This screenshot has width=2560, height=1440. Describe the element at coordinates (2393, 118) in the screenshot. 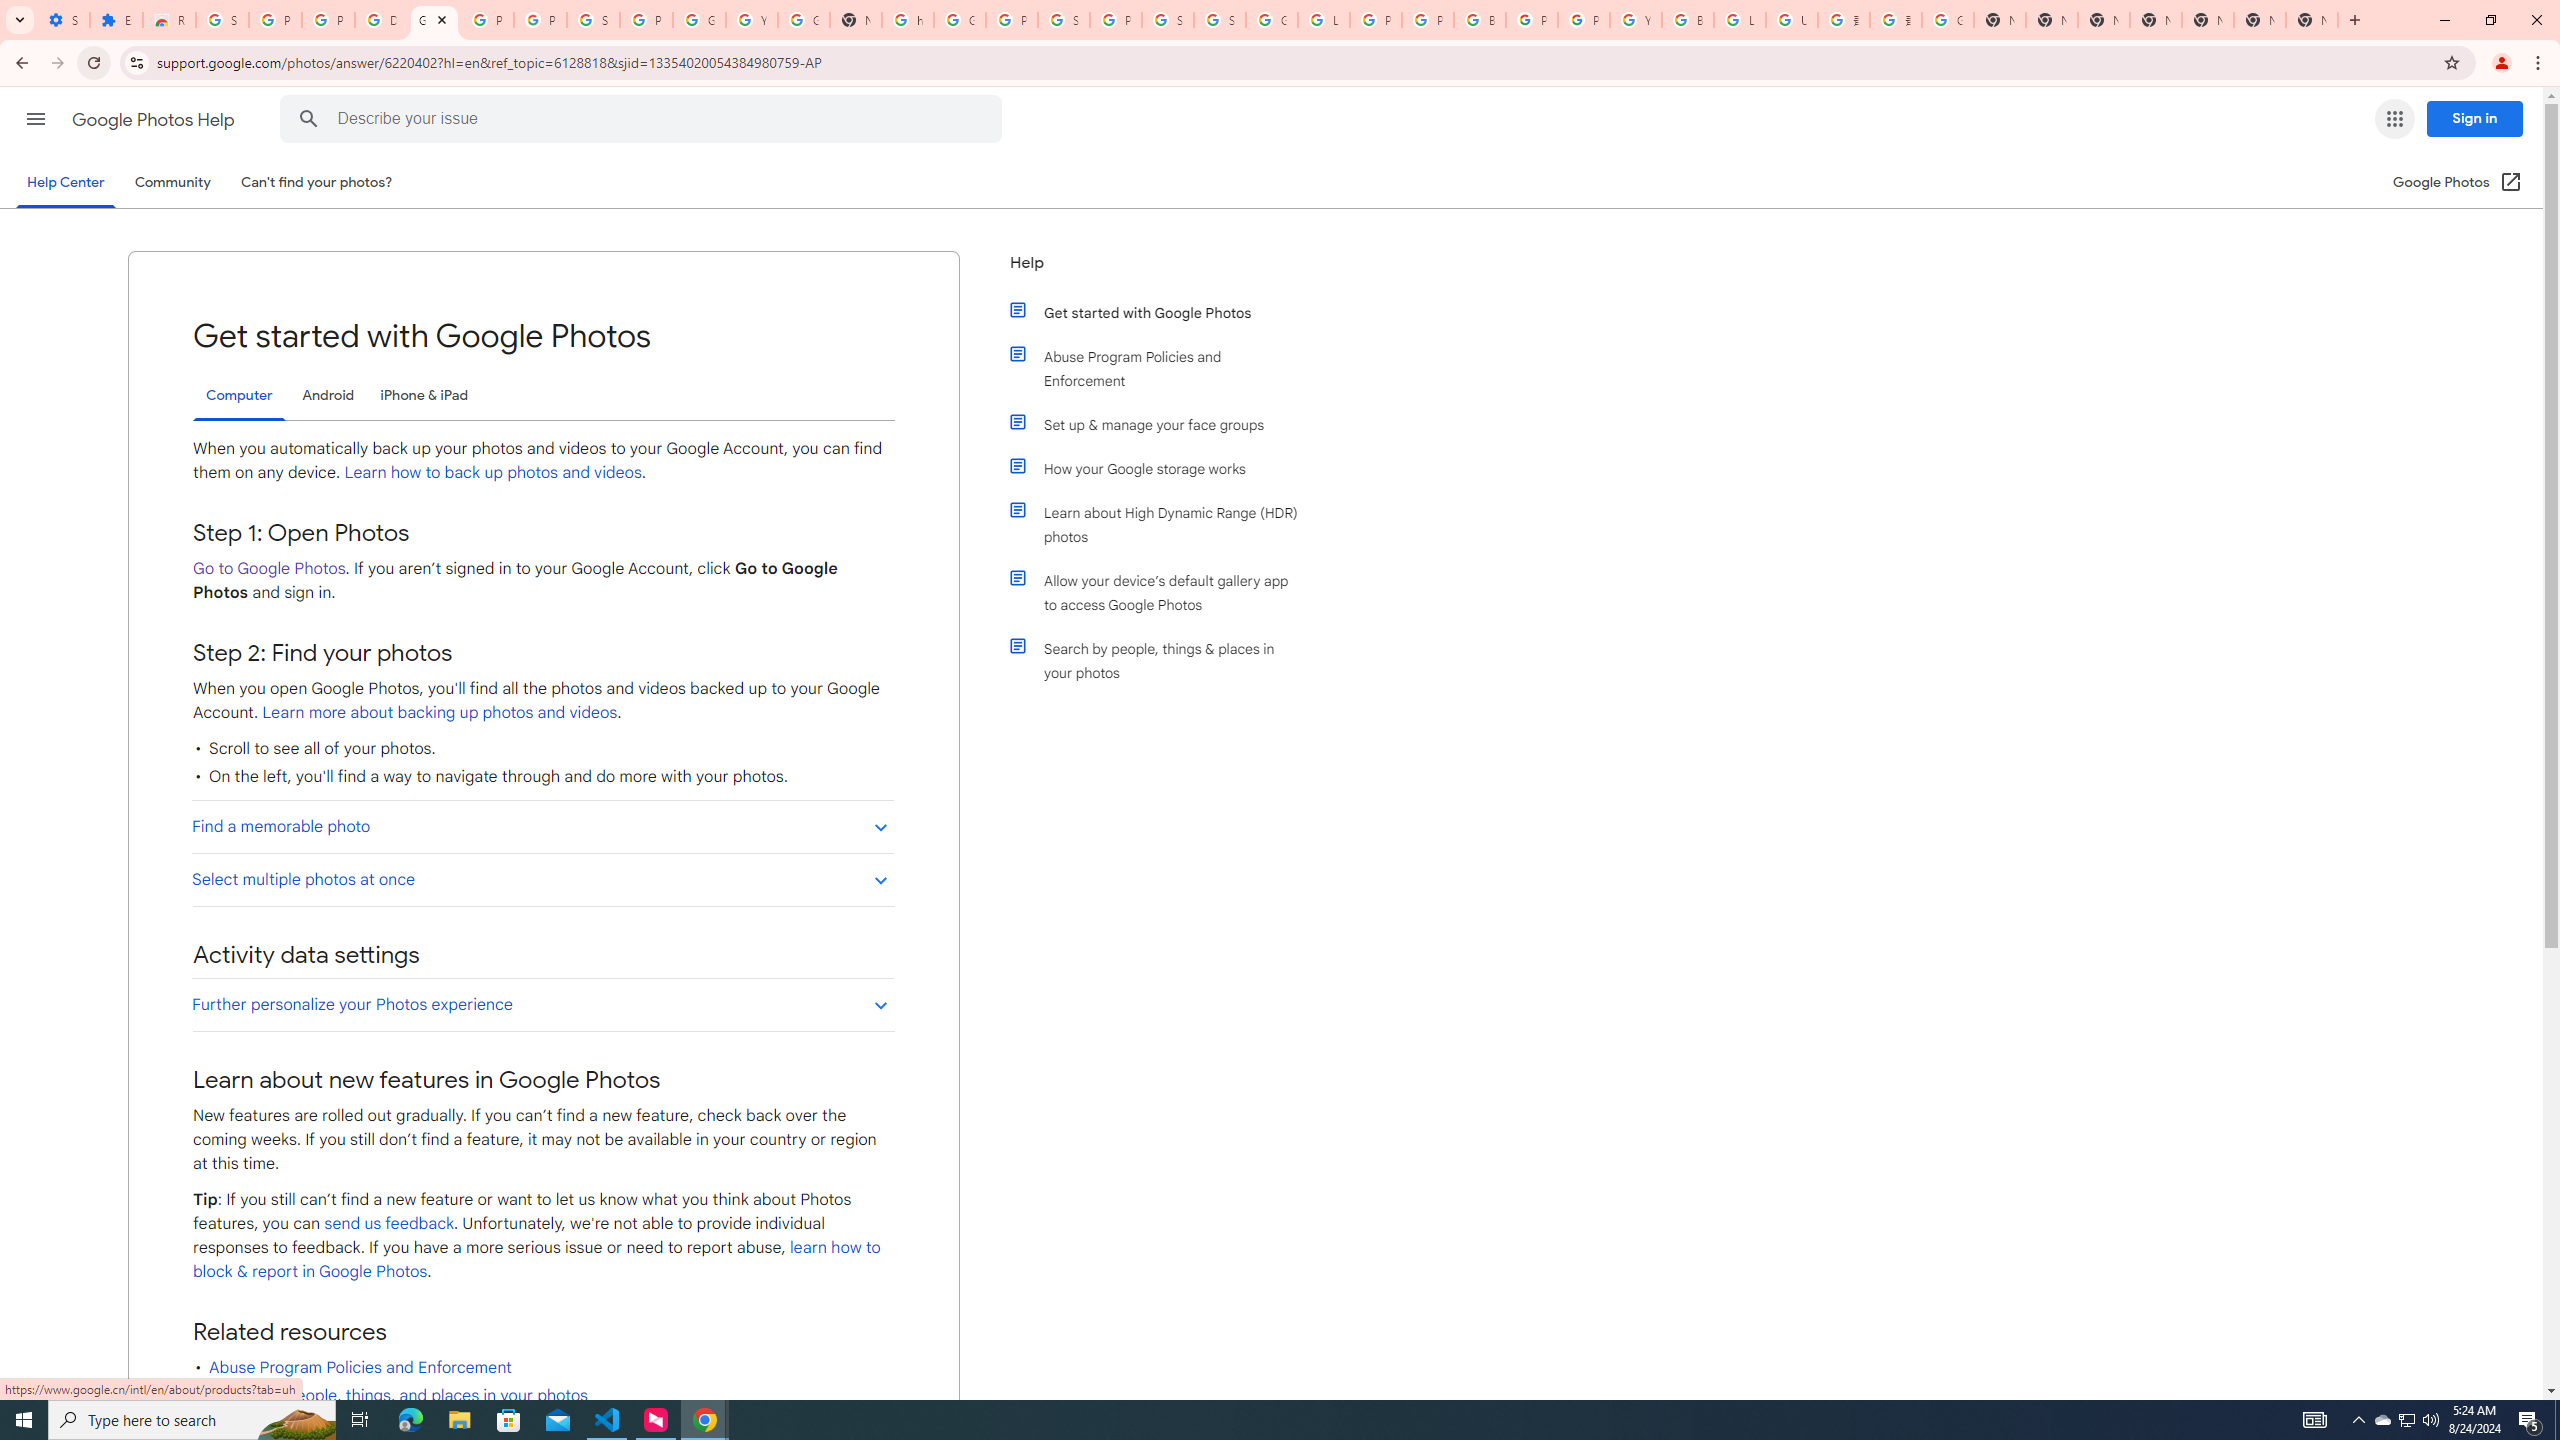

I see `'Google apps'` at that location.